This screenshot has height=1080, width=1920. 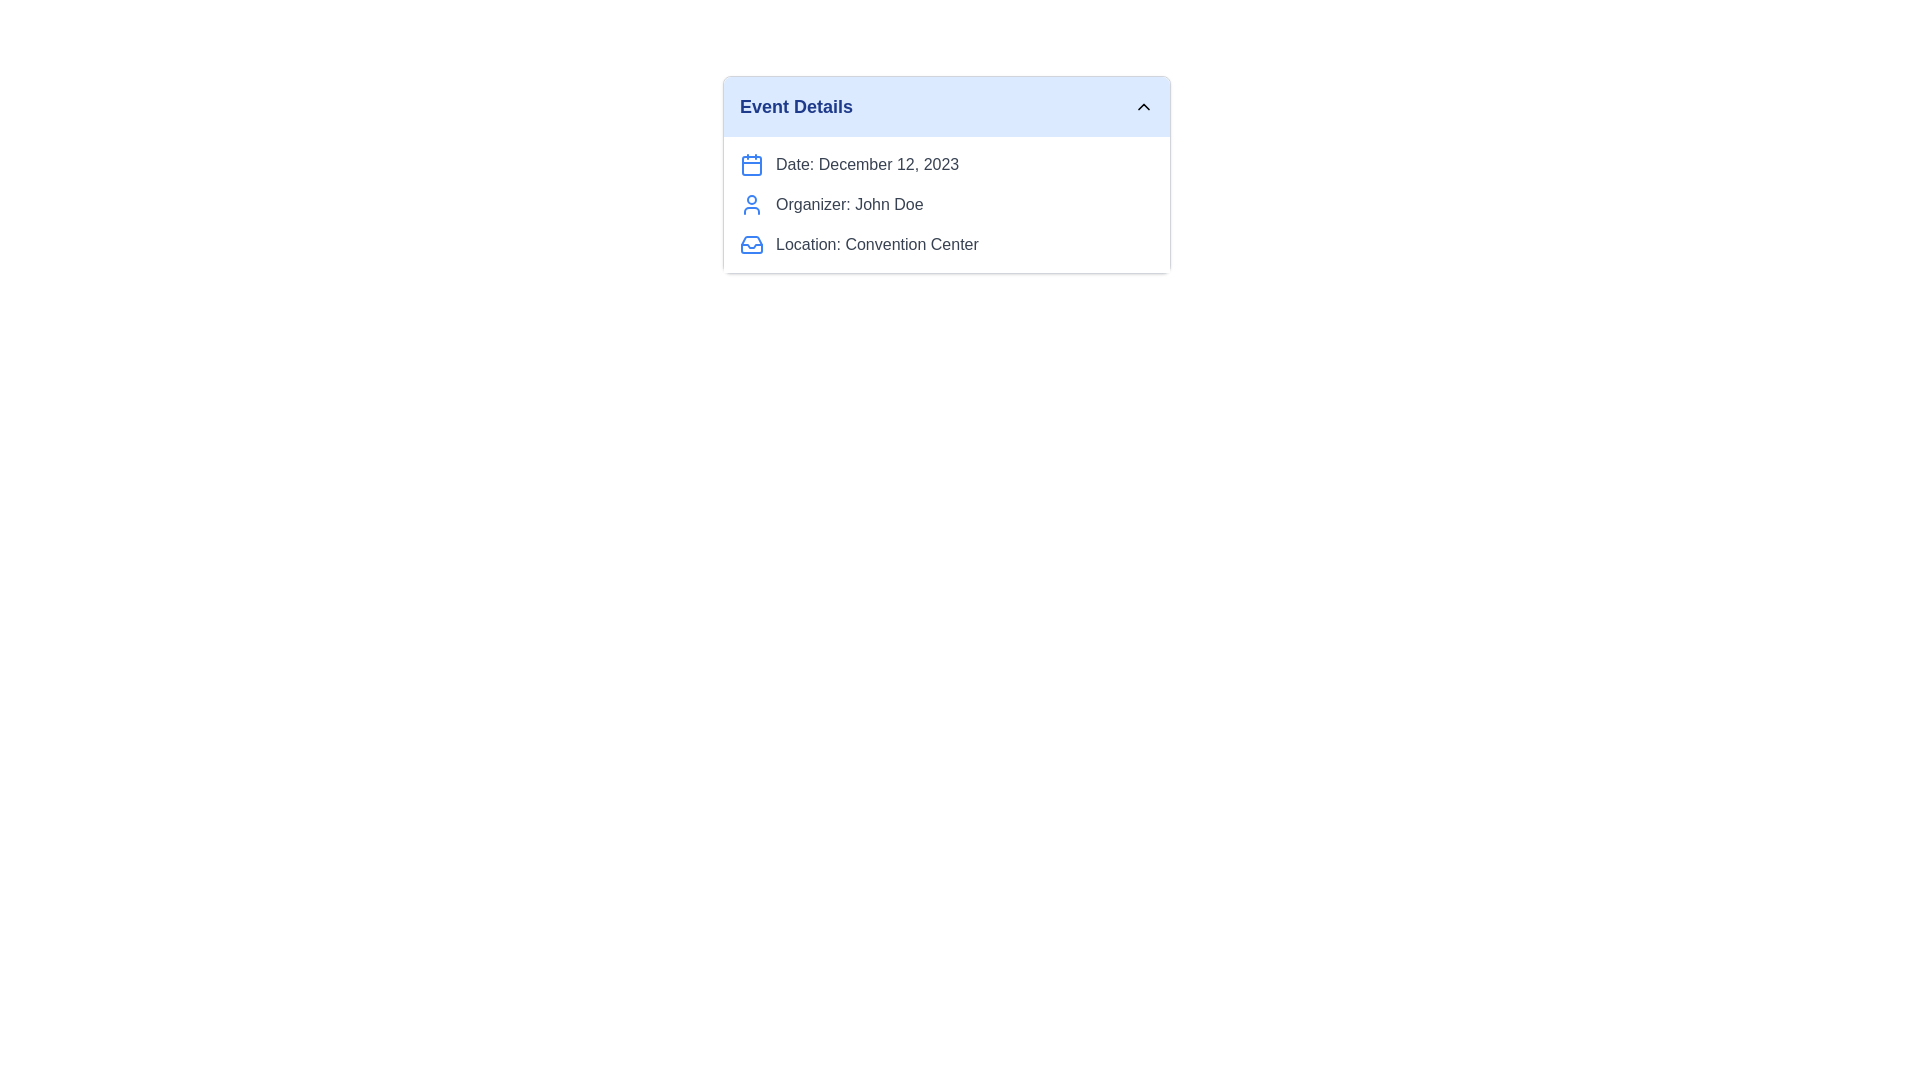 What do you see at coordinates (751, 204) in the screenshot?
I see `the user icon associated with the label 'Organizer: John Doe' for informational purposes` at bounding box center [751, 204].